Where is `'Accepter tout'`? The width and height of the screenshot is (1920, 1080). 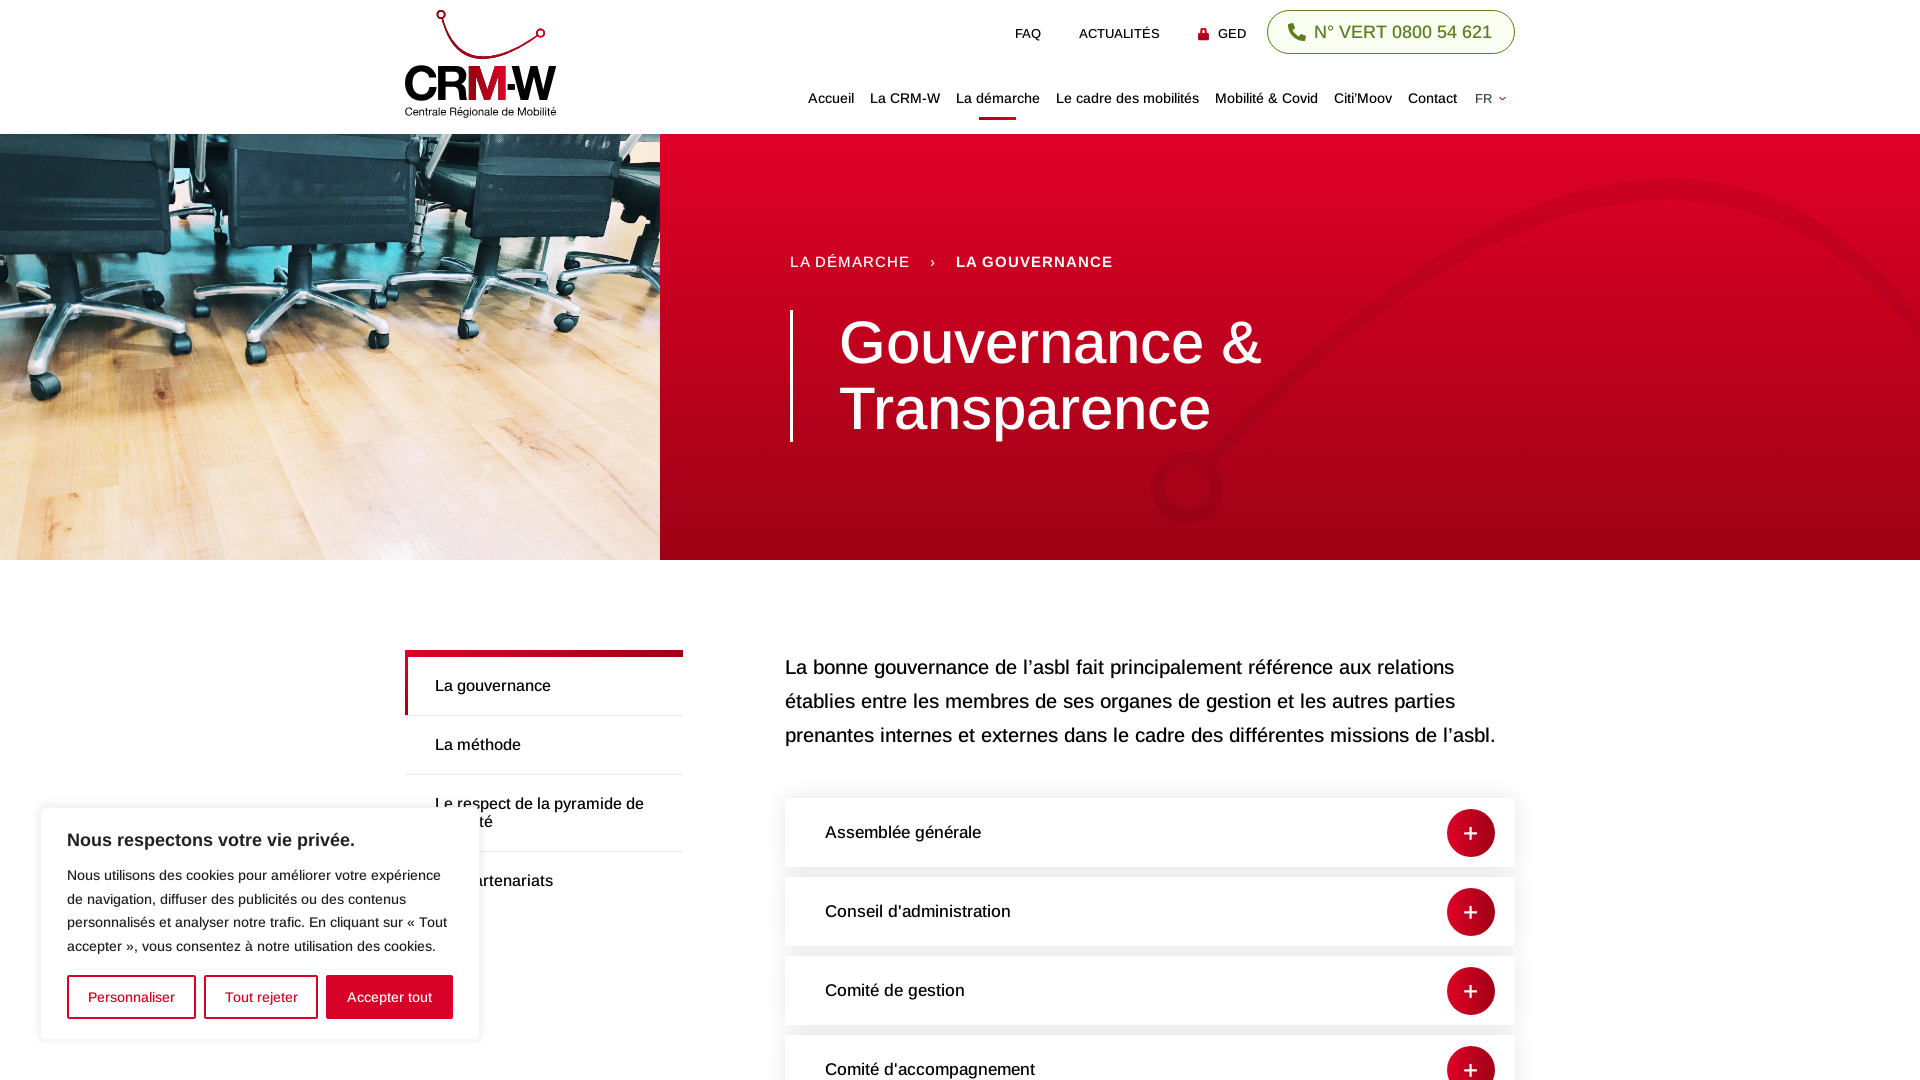 'Accepter tout' is located at coordinates (389, 996).